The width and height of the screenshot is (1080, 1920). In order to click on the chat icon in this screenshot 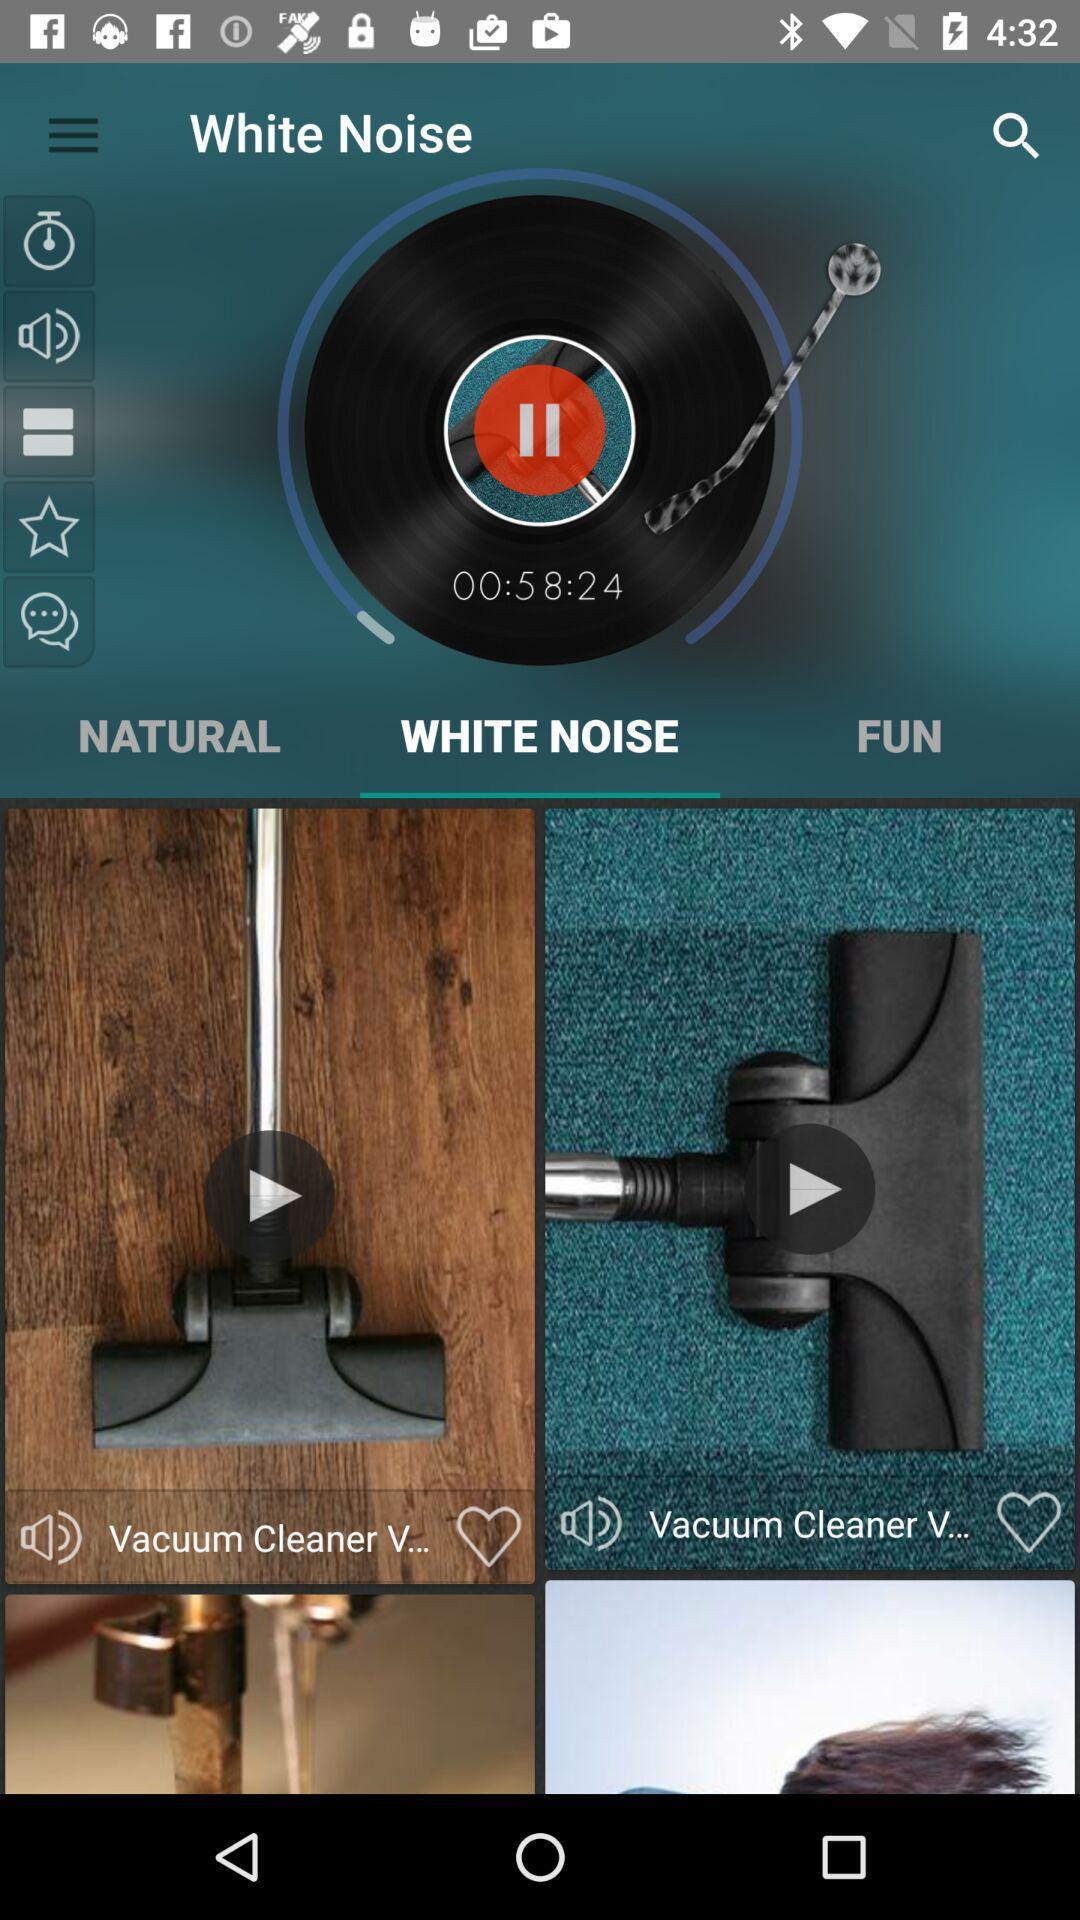, I will do `click(48, 621)`.